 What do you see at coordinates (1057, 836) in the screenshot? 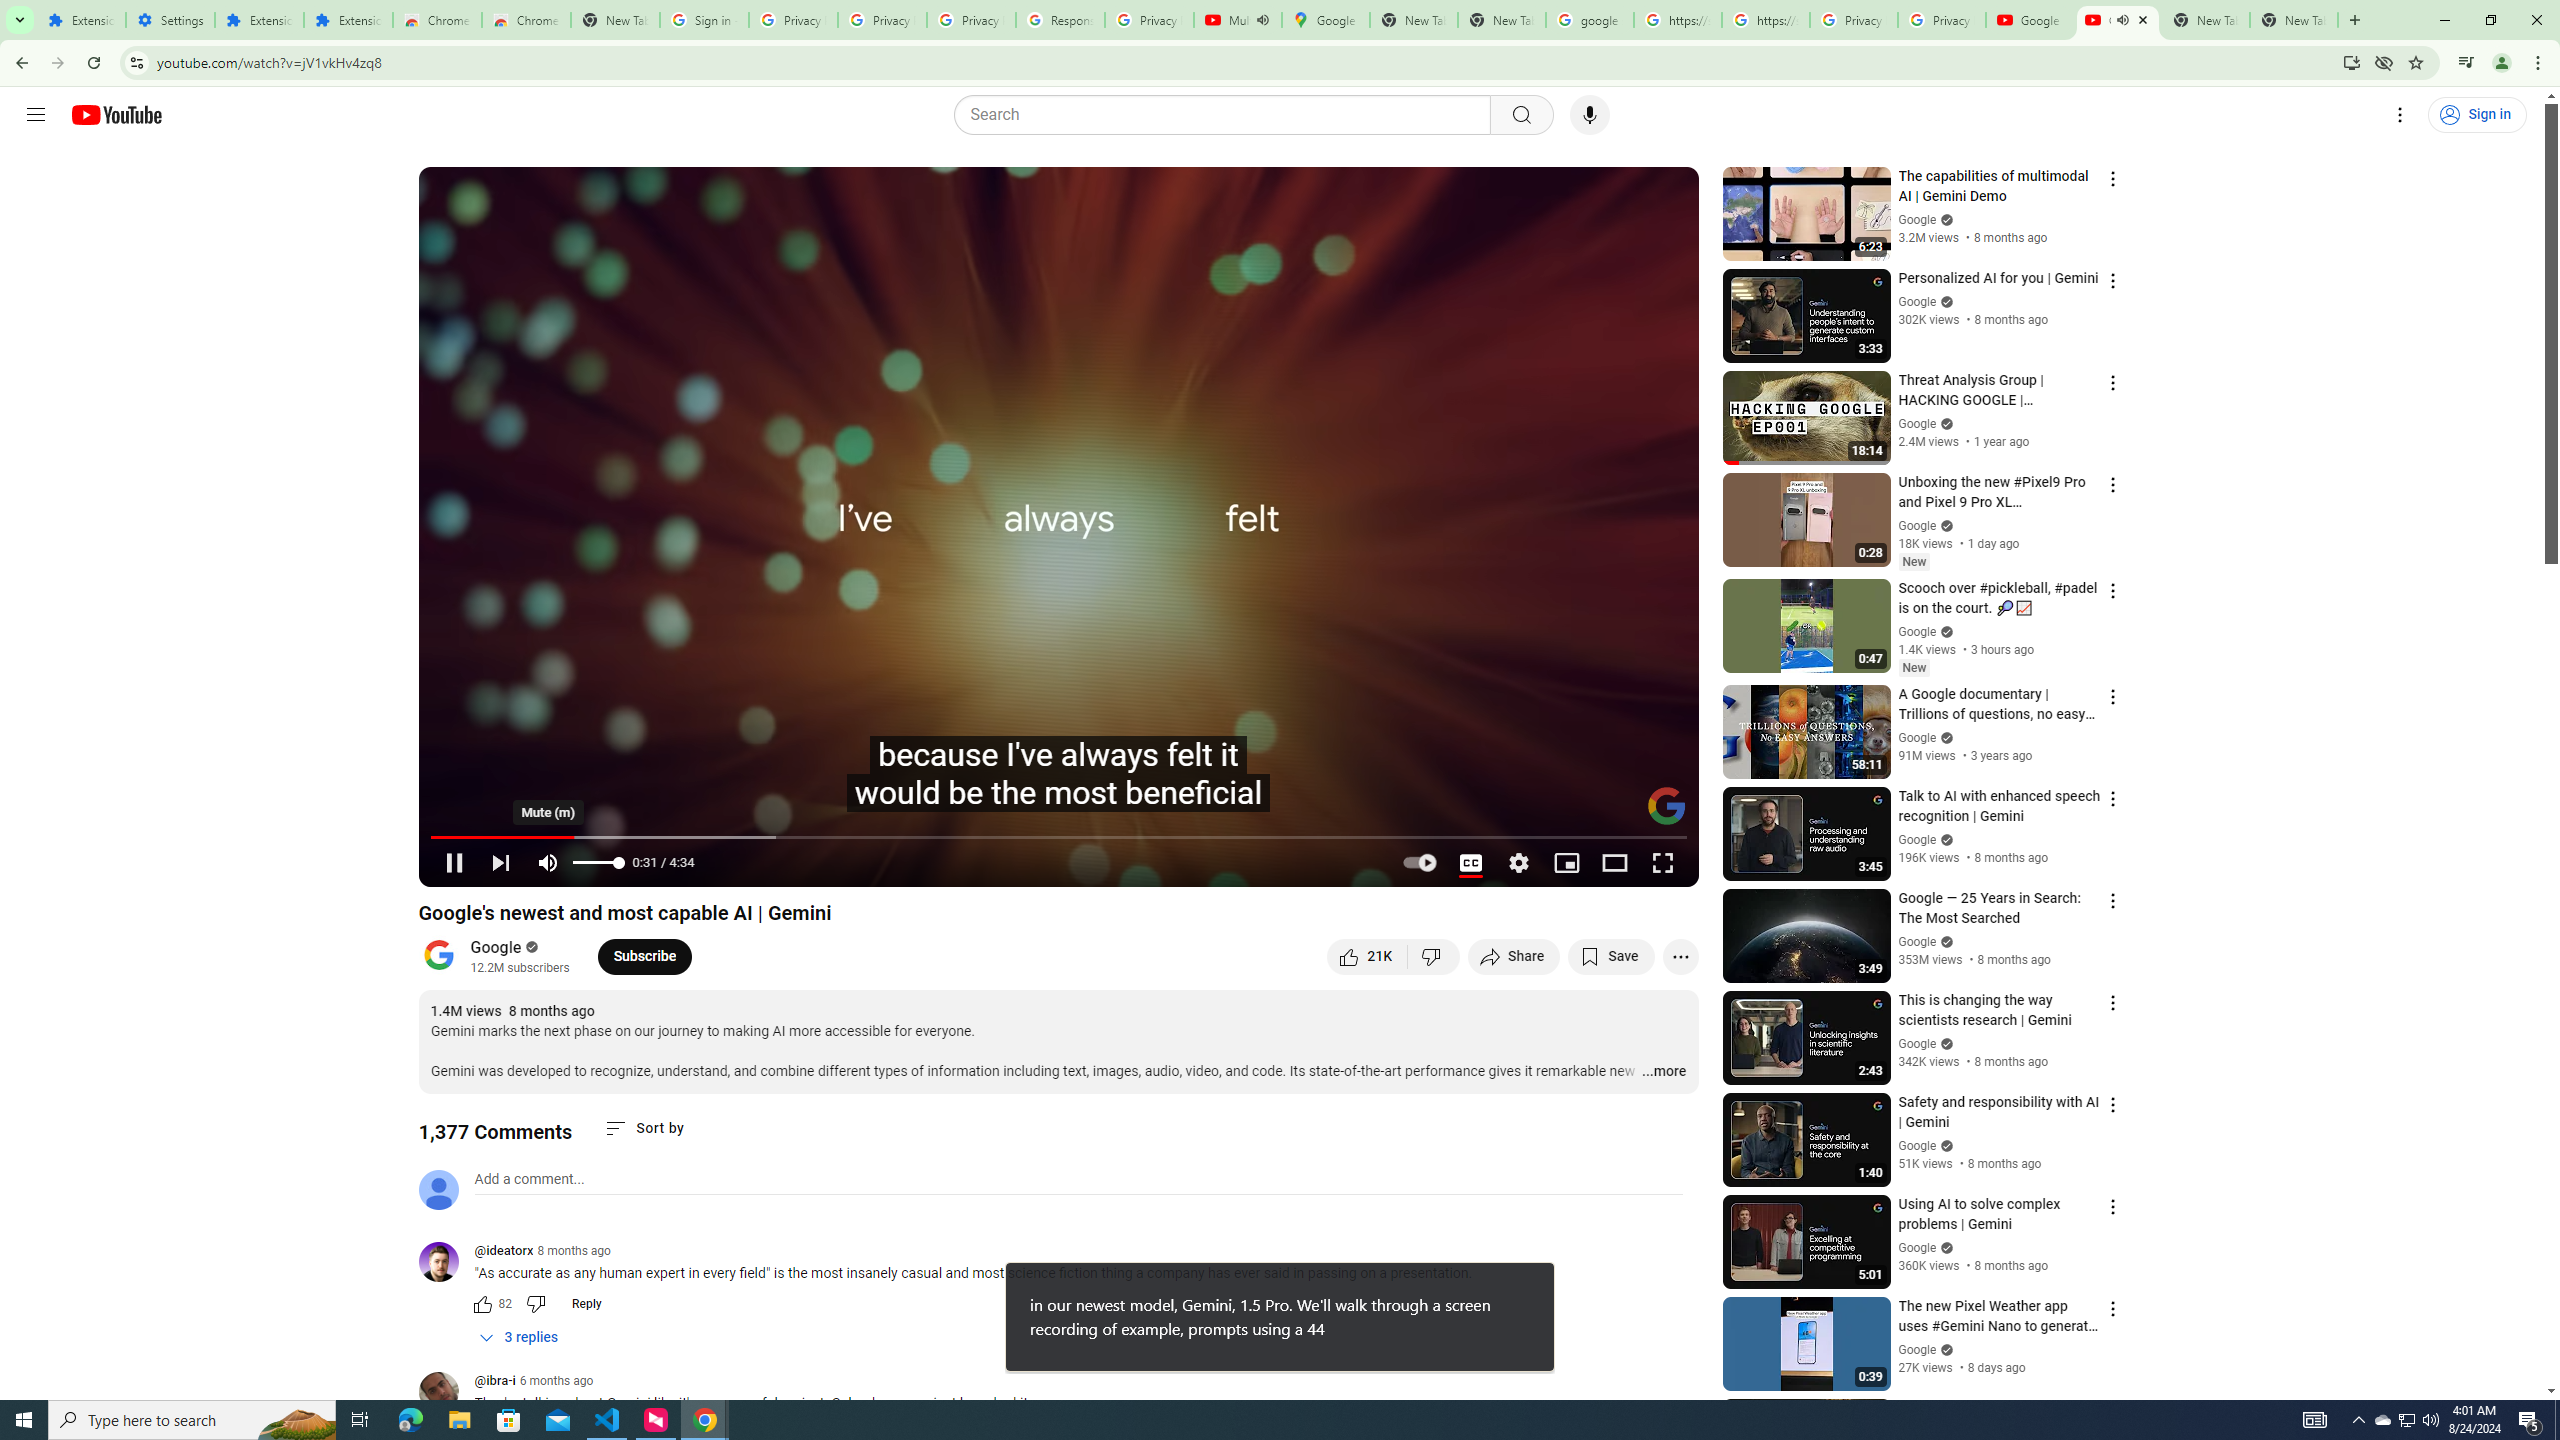
I see `'Seek slider'` at bounding box center [1057, 836].